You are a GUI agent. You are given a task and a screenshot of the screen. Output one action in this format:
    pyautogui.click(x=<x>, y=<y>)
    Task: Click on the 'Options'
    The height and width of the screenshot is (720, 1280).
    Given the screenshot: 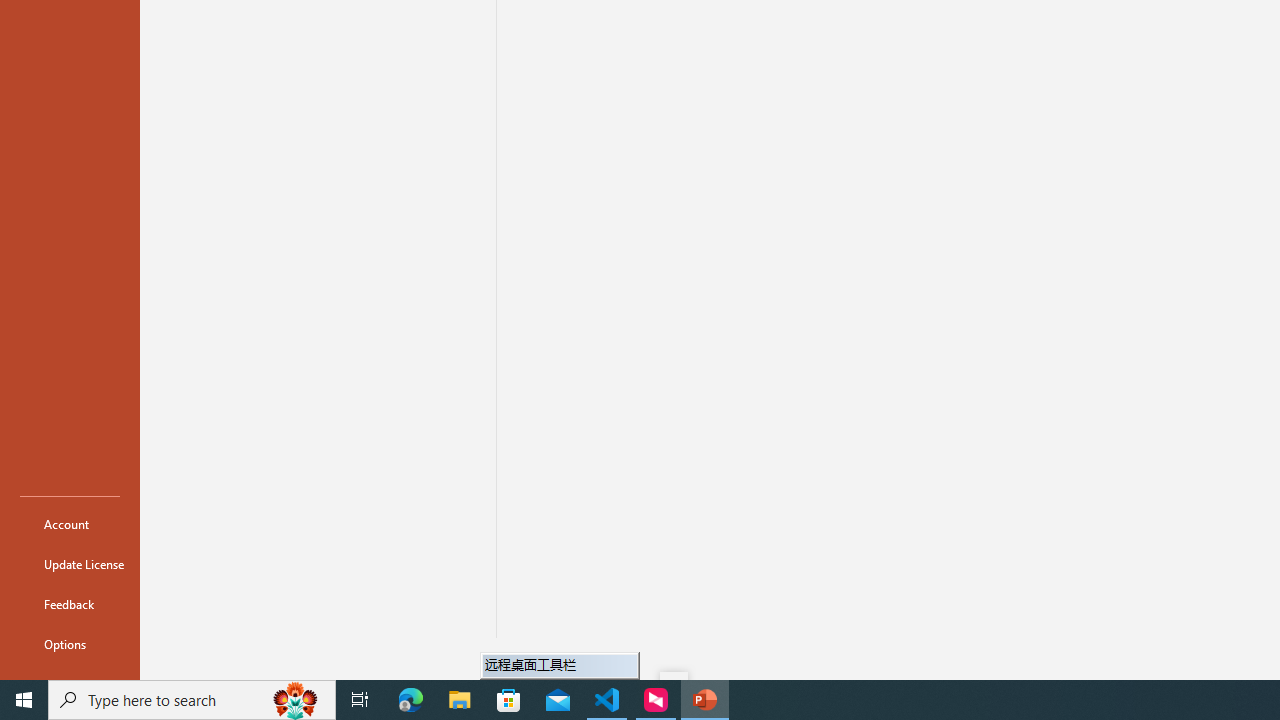 What is the action you would take?
    pyautogui.click(x=69, y=644)
    